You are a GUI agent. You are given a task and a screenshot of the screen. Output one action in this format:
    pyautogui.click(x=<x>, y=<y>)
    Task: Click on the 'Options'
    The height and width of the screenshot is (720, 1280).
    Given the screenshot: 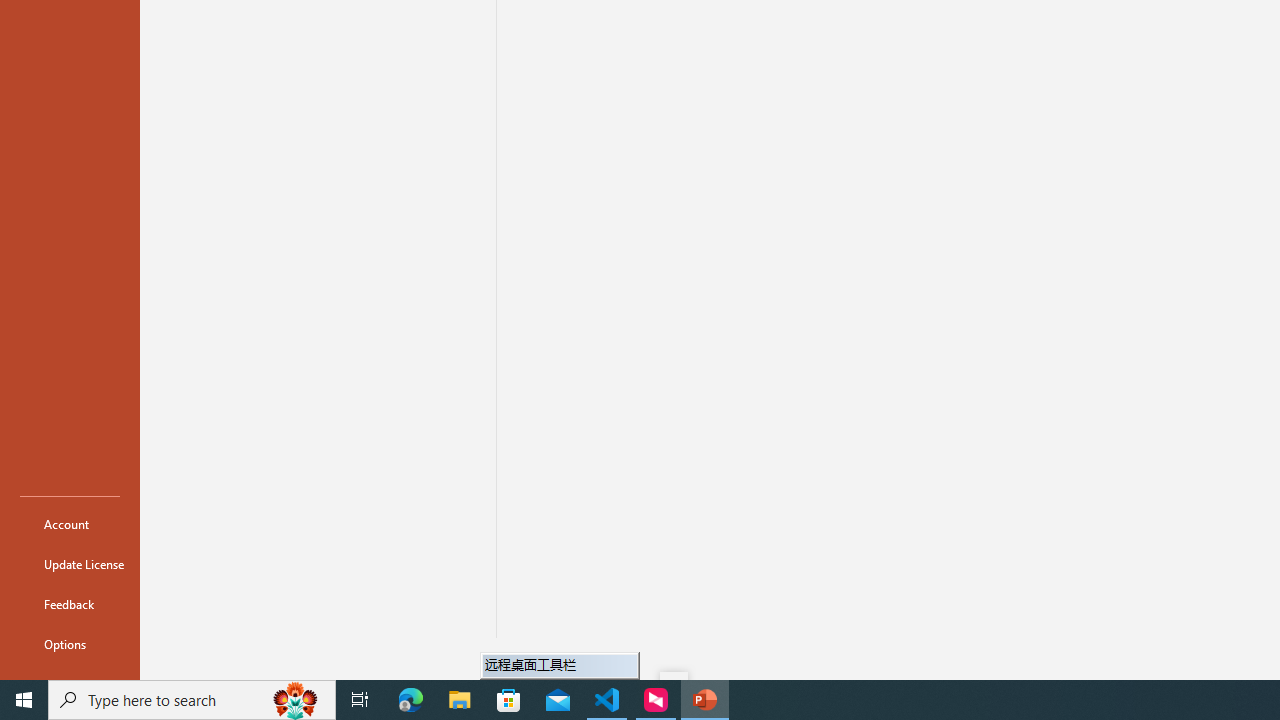 What is the action you would take?
    pyautogui.click(x=69, y=644)
    